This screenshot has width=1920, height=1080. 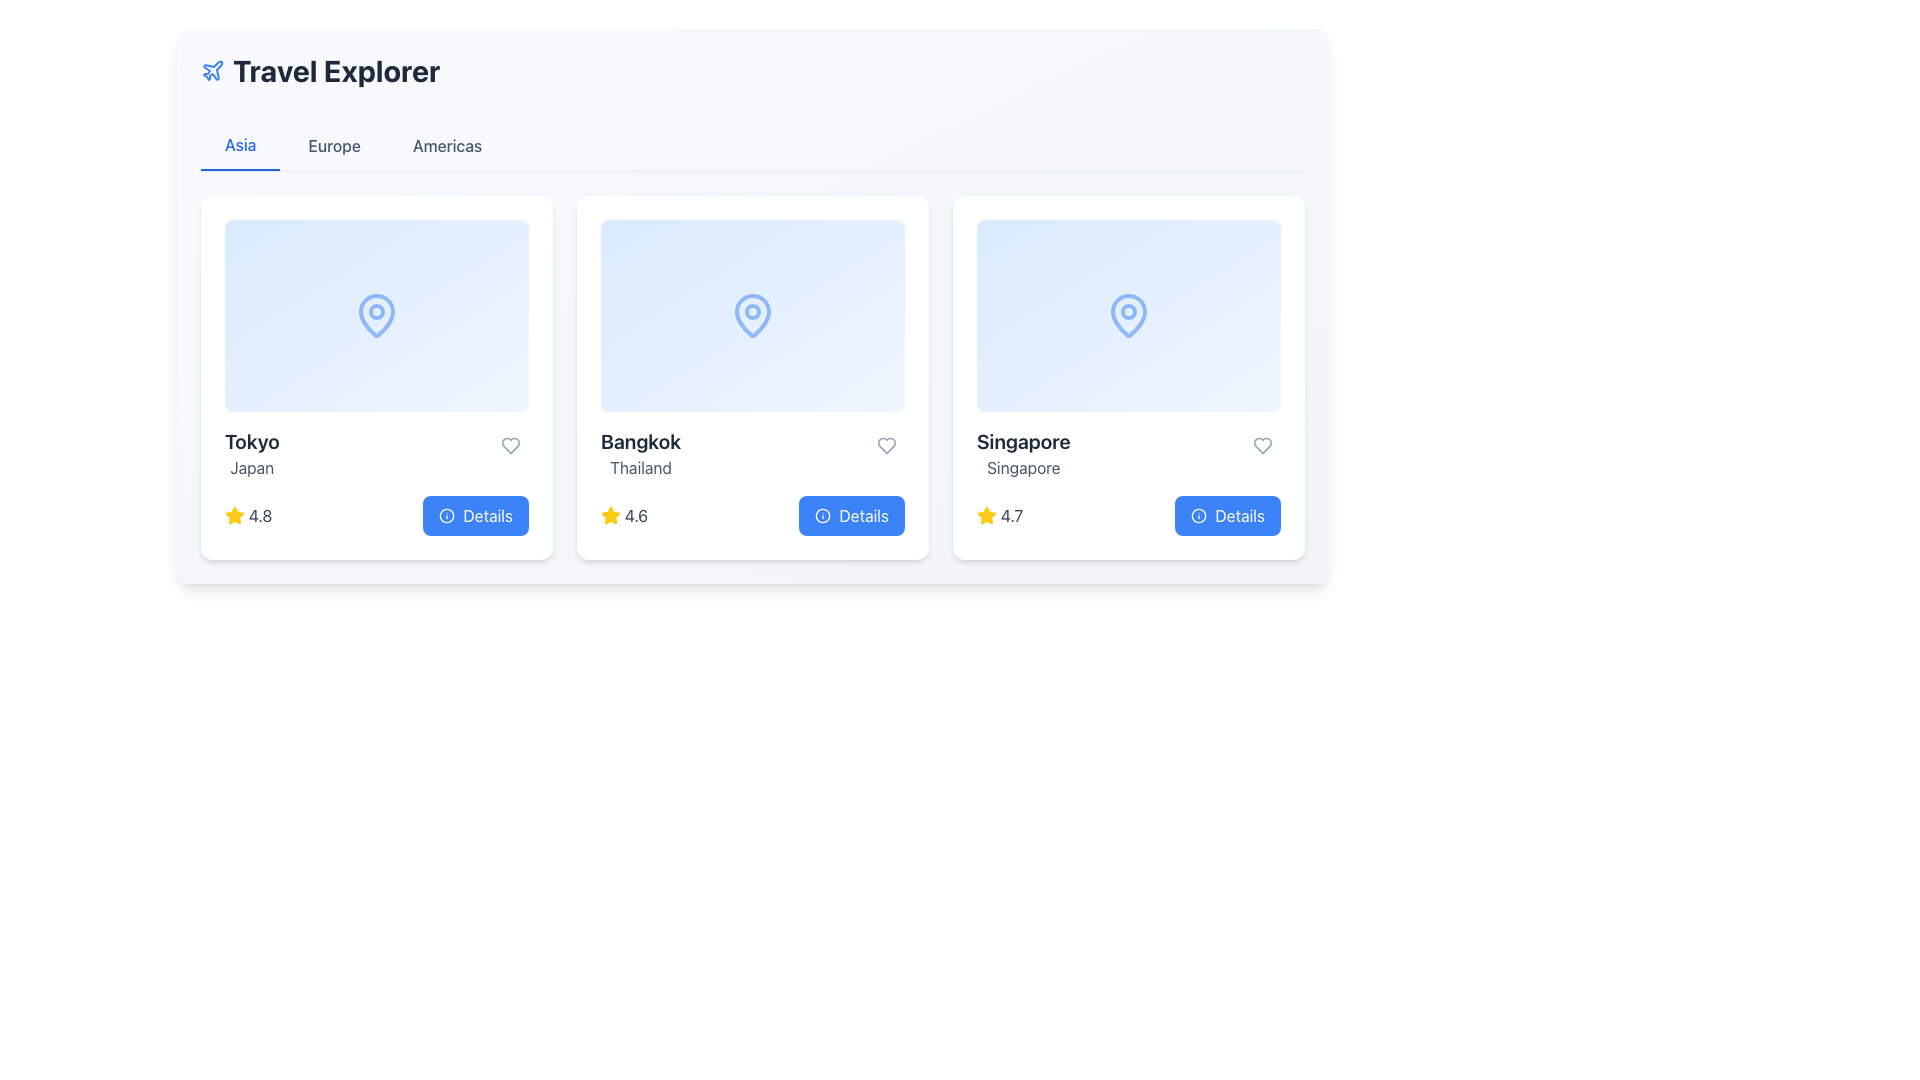 I want to click on the text label 'Bangkok', which is styled in bold and larger font as the title of a location card, located centrally in the second card of a horizontally arranged list, so click(x=641, y=441).